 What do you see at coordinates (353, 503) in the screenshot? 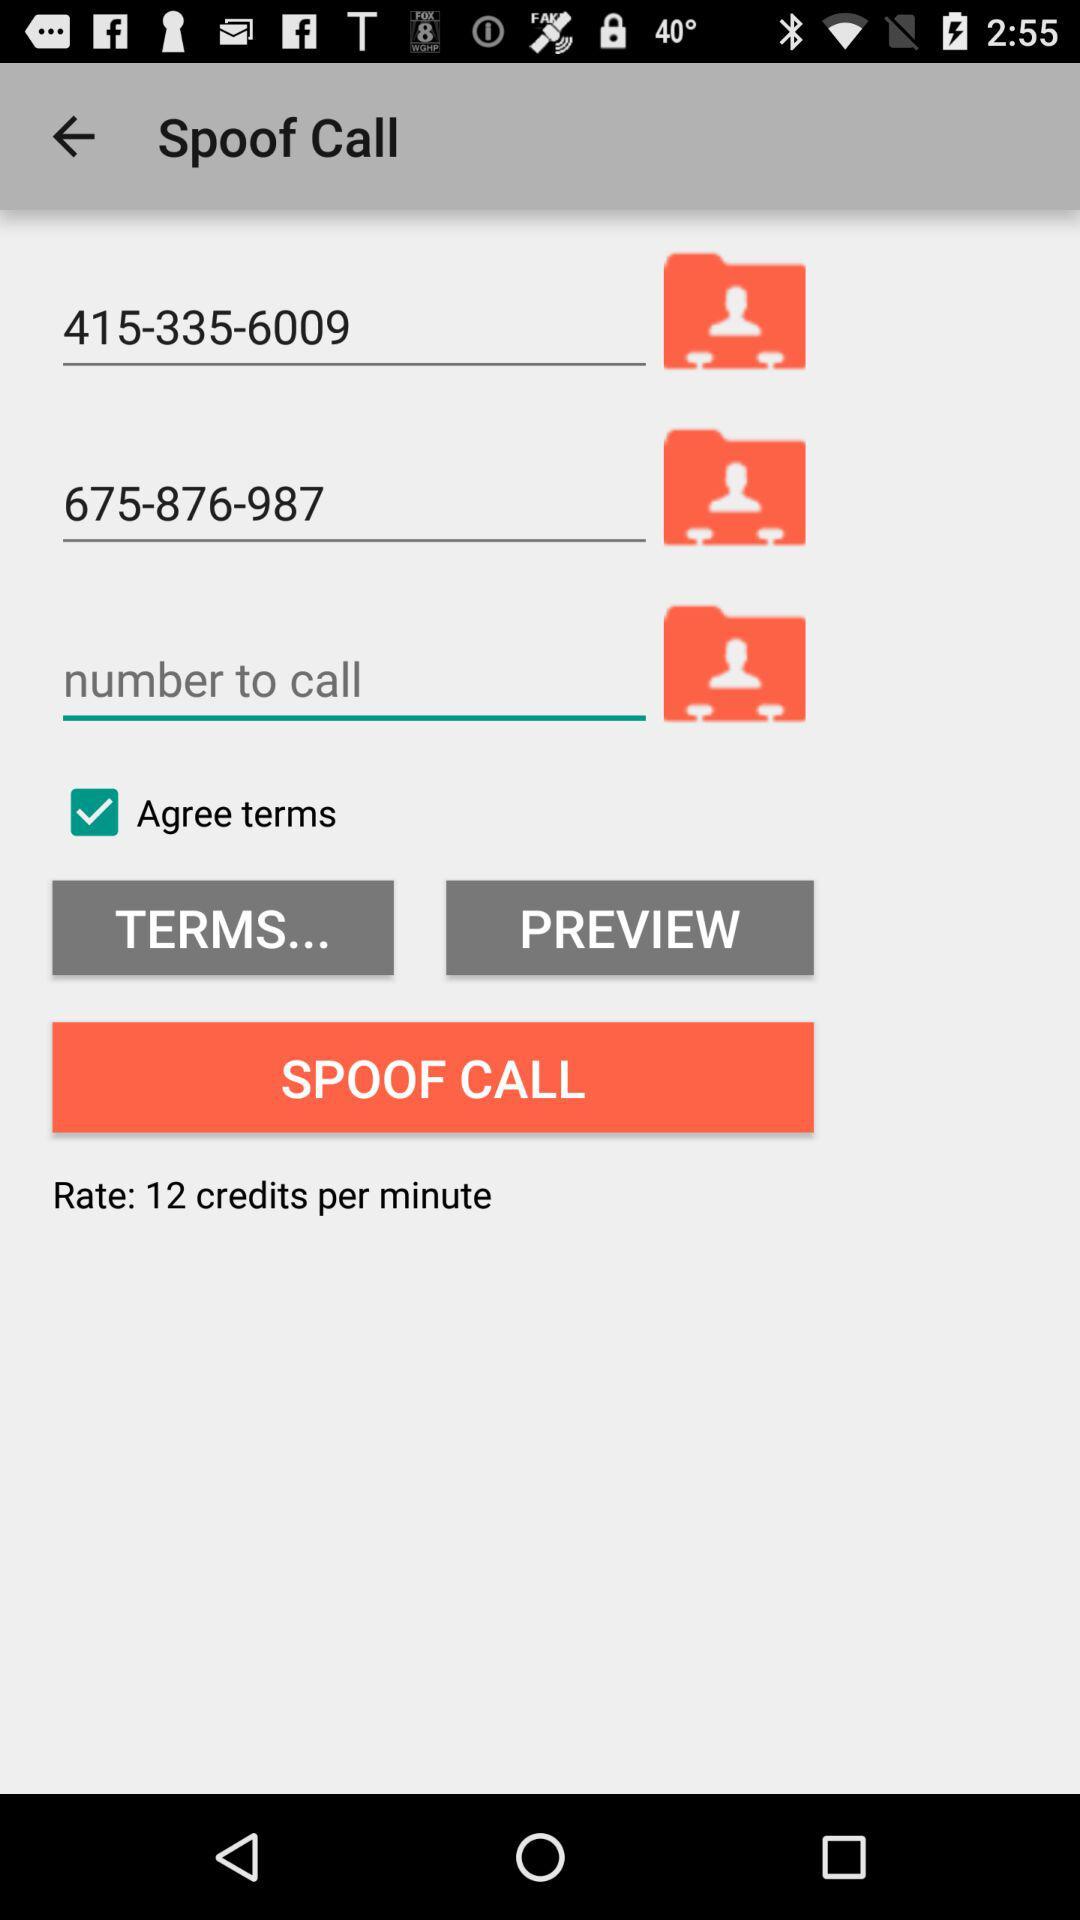
I see `the 675-876-987 icon` at bounding box center [353, 503].